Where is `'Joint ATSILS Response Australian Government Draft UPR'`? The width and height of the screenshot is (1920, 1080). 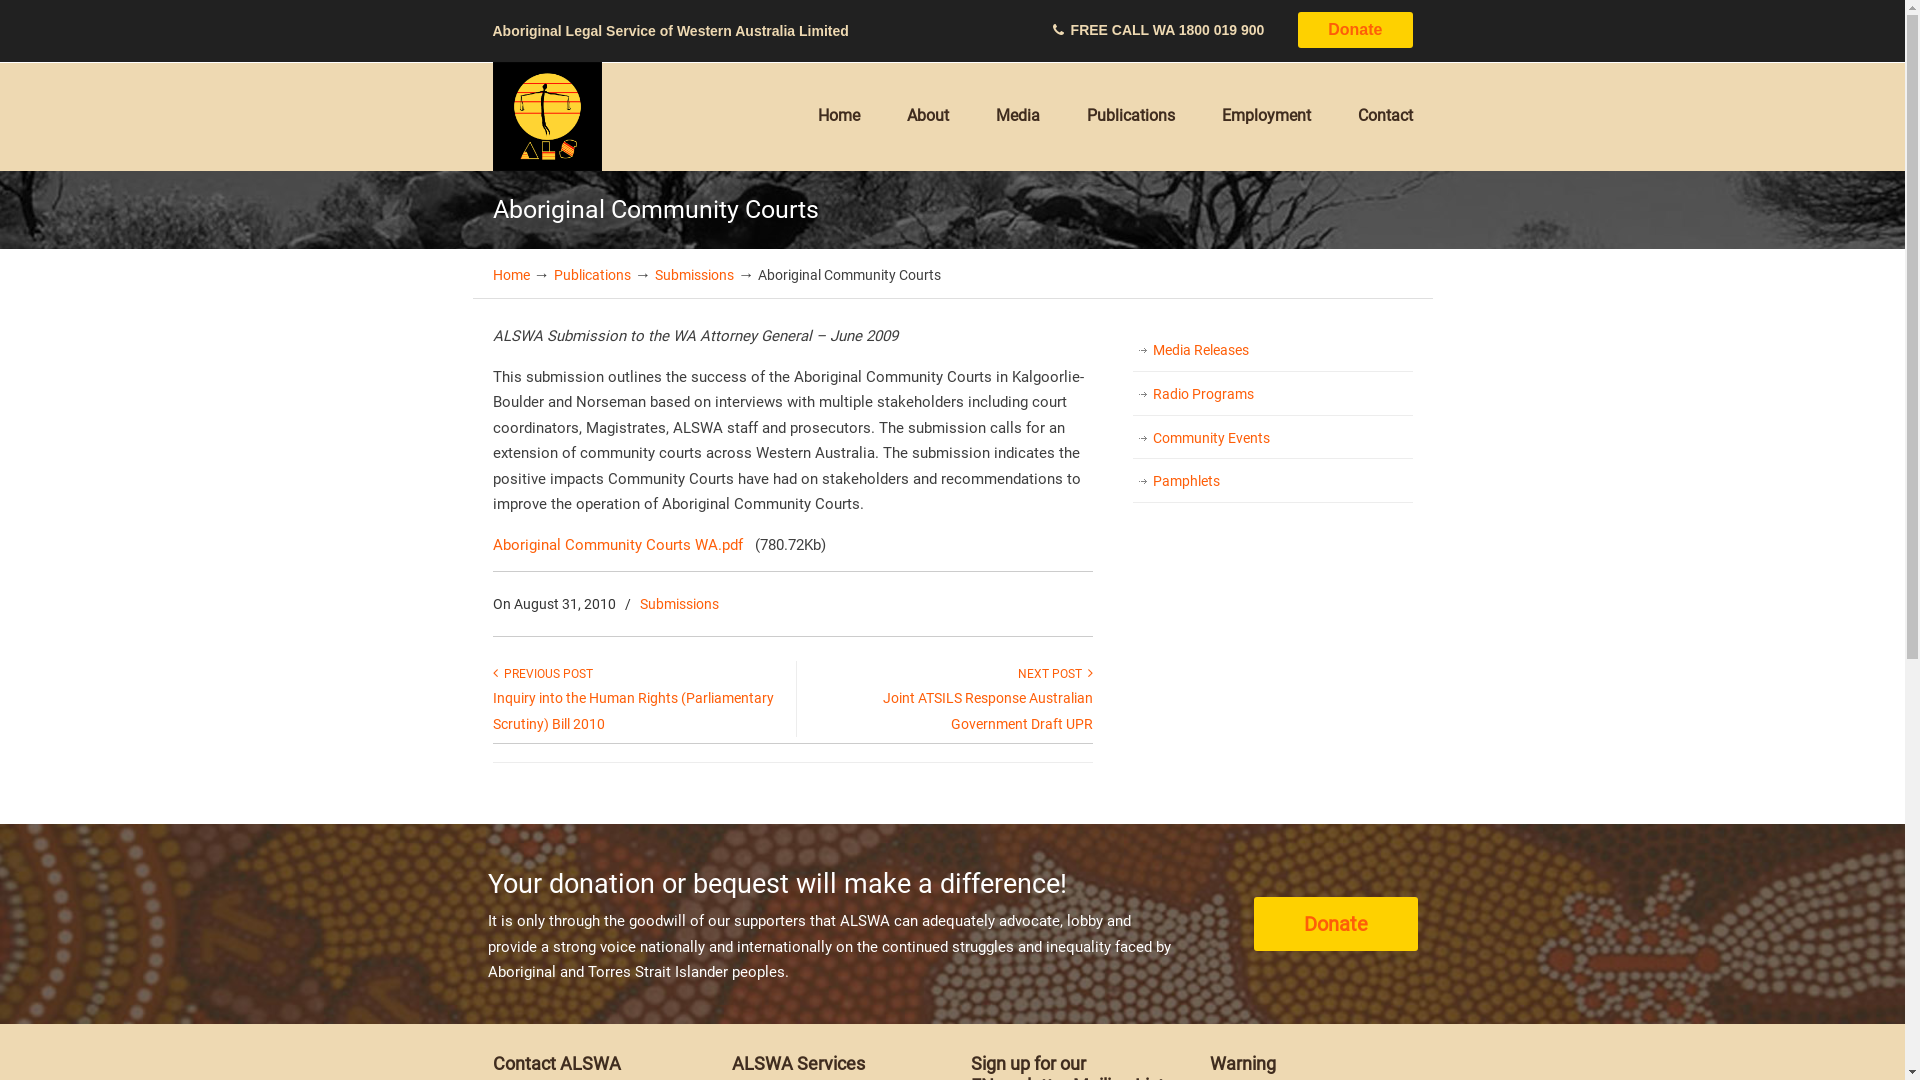
'Joint ATSILS Response Australian Government Draft UPR' is located at coordinates (987, 709).